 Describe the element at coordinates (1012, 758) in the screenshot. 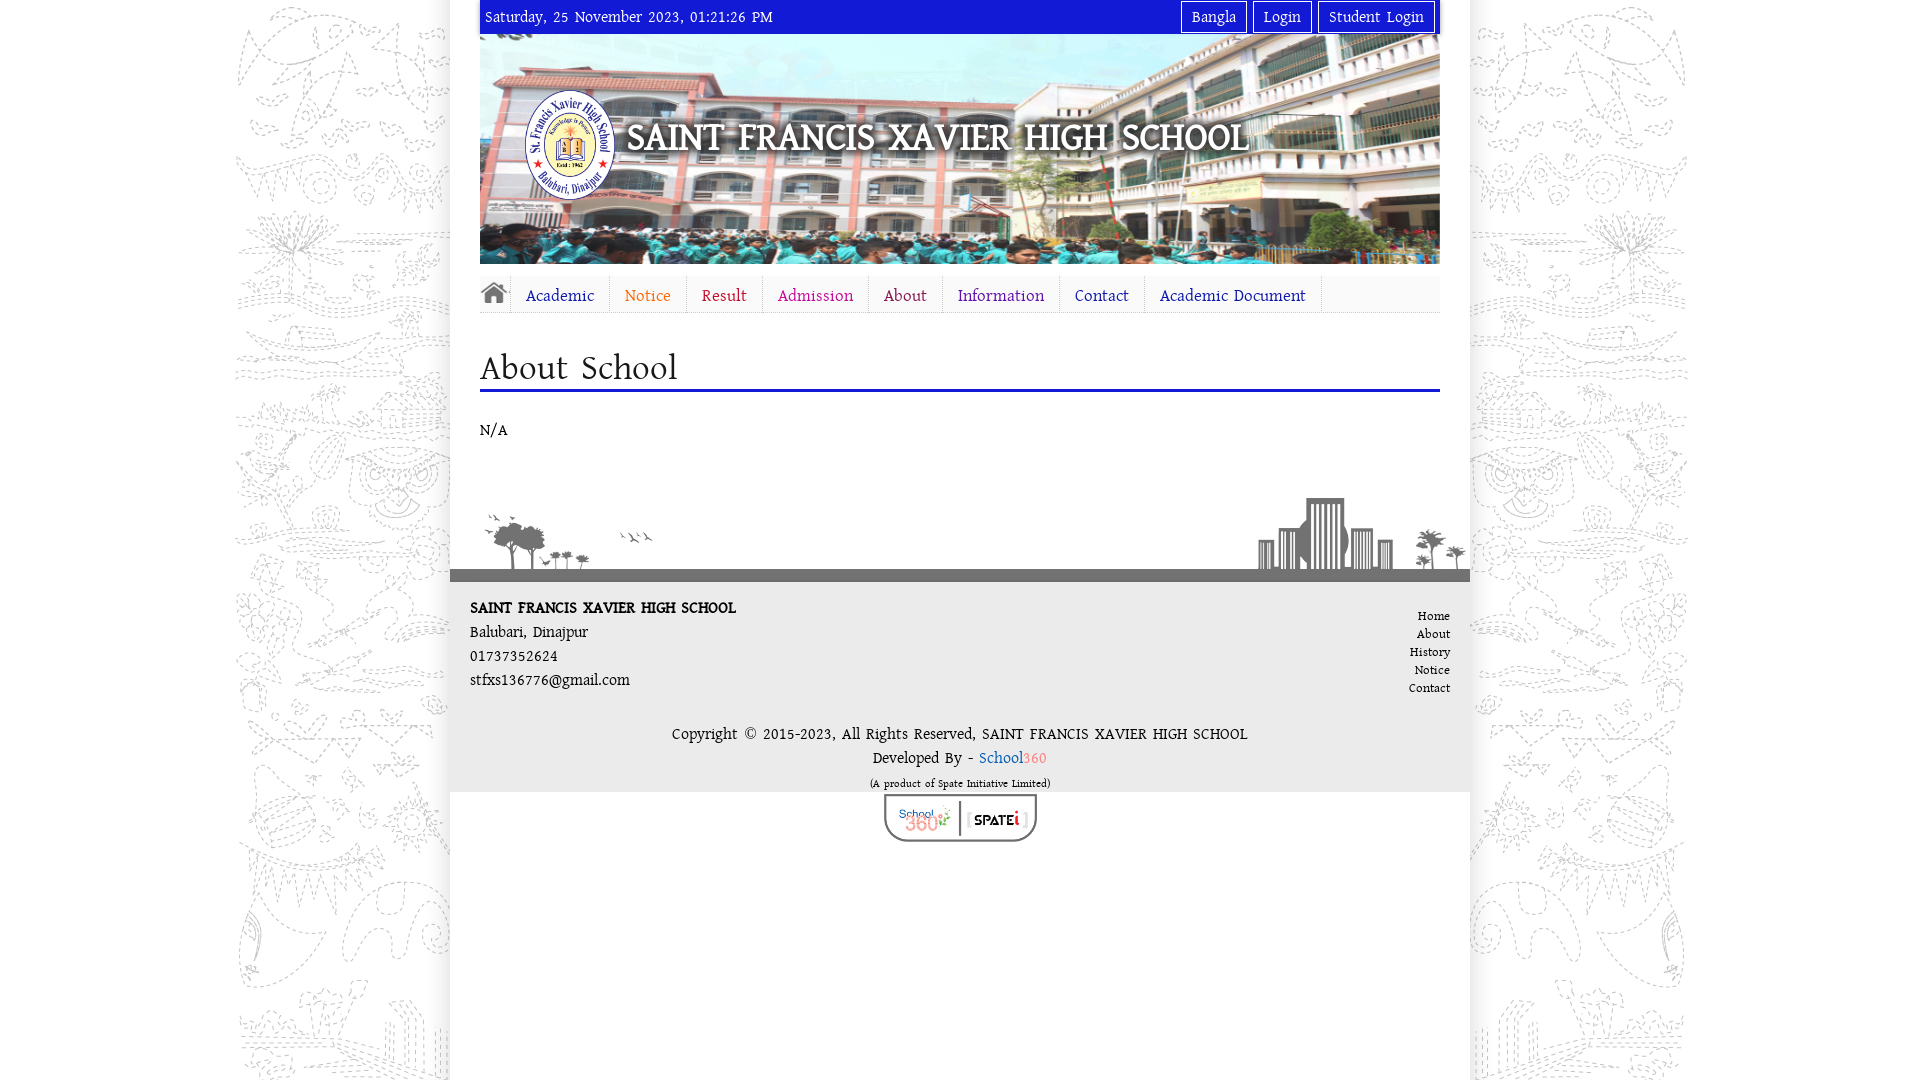

I see `'School360'` at that location.